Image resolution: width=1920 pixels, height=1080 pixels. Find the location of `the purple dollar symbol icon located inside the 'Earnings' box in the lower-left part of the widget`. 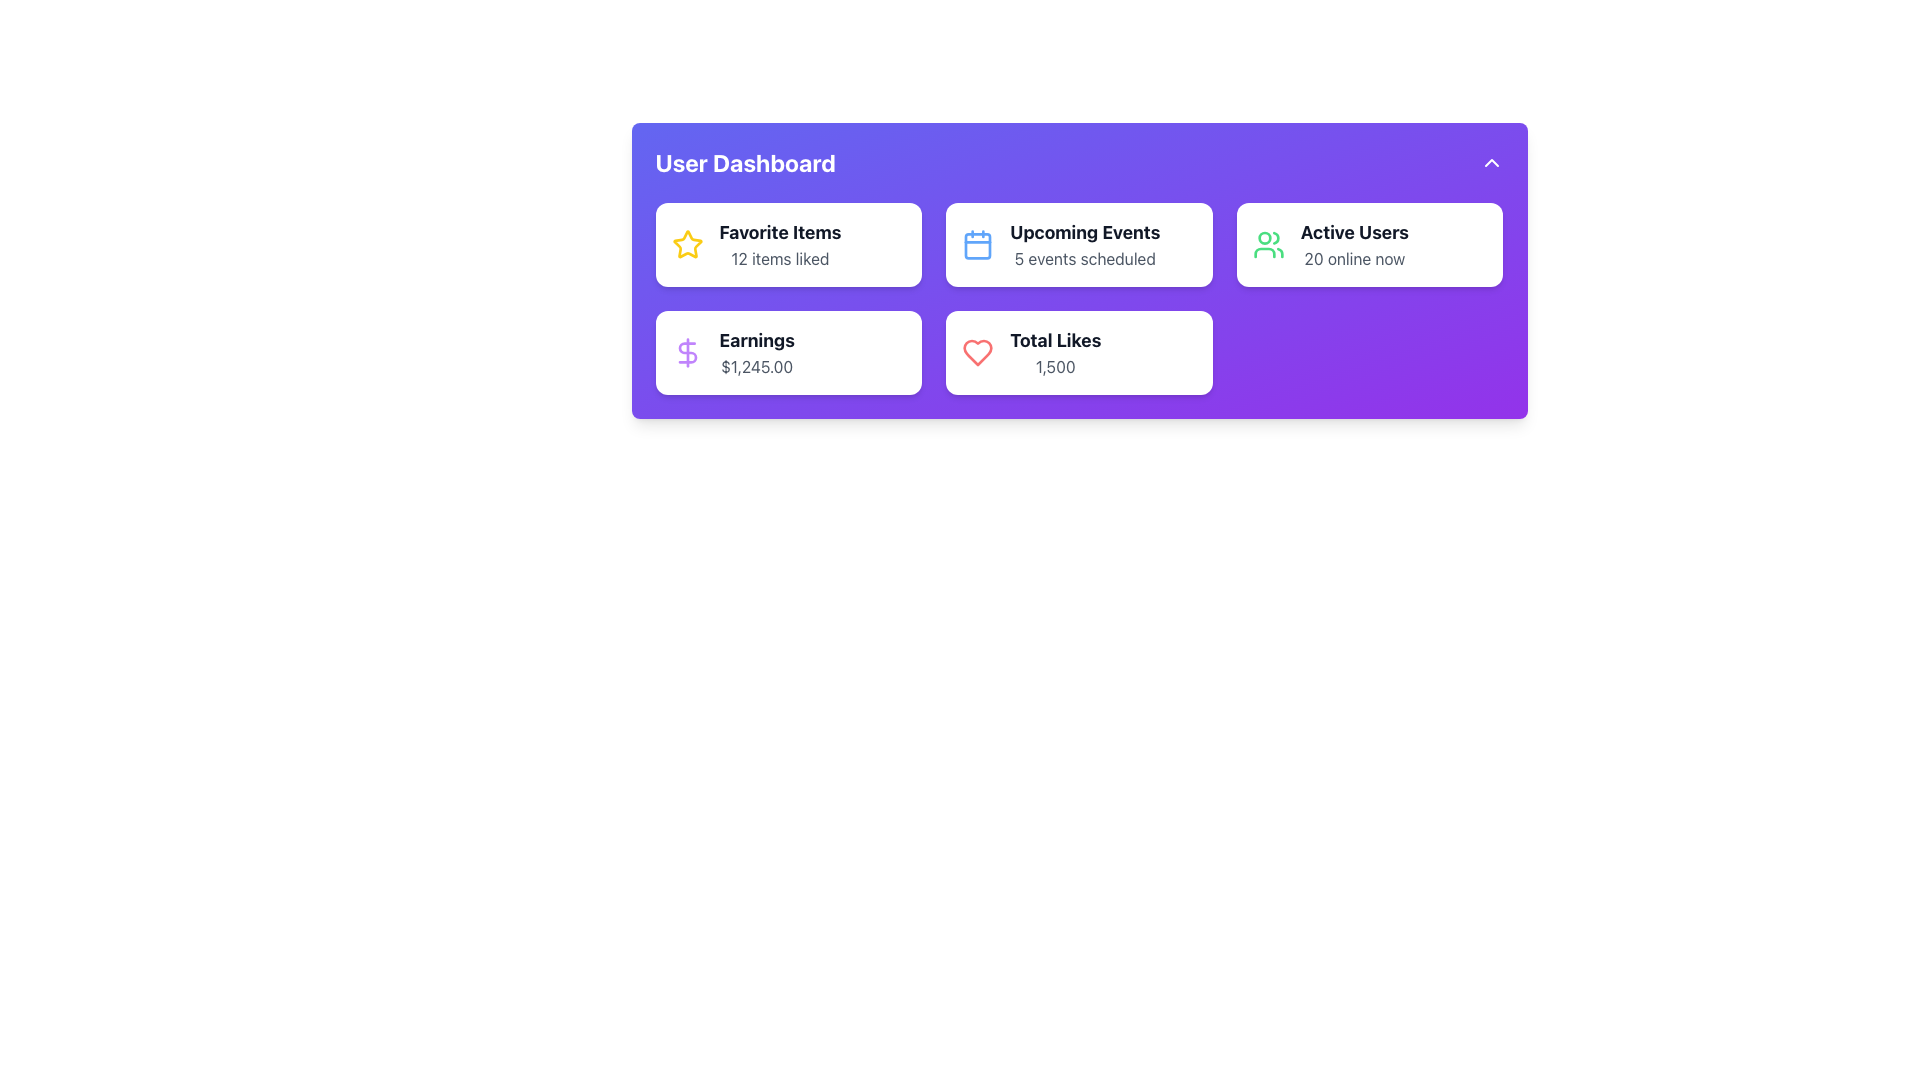

the purple dollar symbol icon located inside the 'Earnings' box in the lower-left part of the widget is located at coordinates (687, 352).